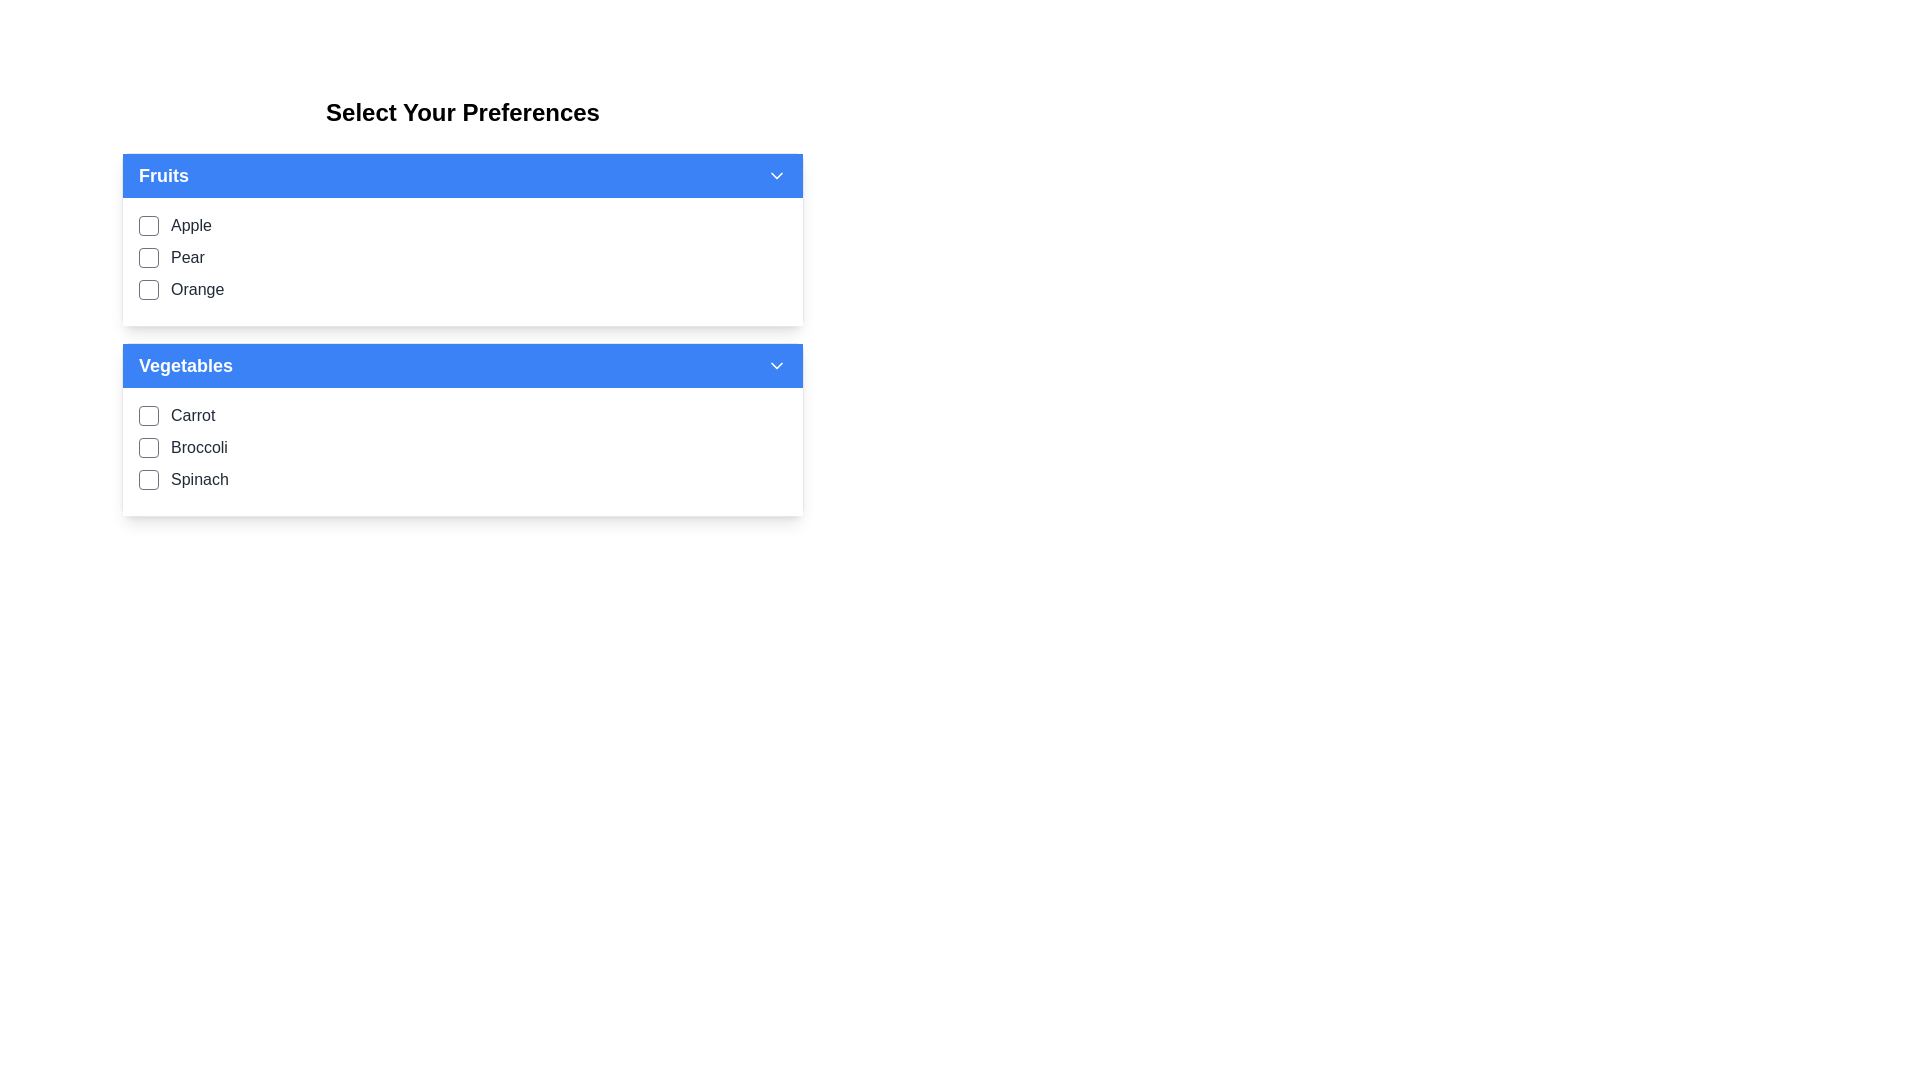  What do you see at coordinates (147, 446) in the screenshot?
I see `the checkbox for 'Broccoli' in the 'Vegetables' category` at bounding box center [147, 446].